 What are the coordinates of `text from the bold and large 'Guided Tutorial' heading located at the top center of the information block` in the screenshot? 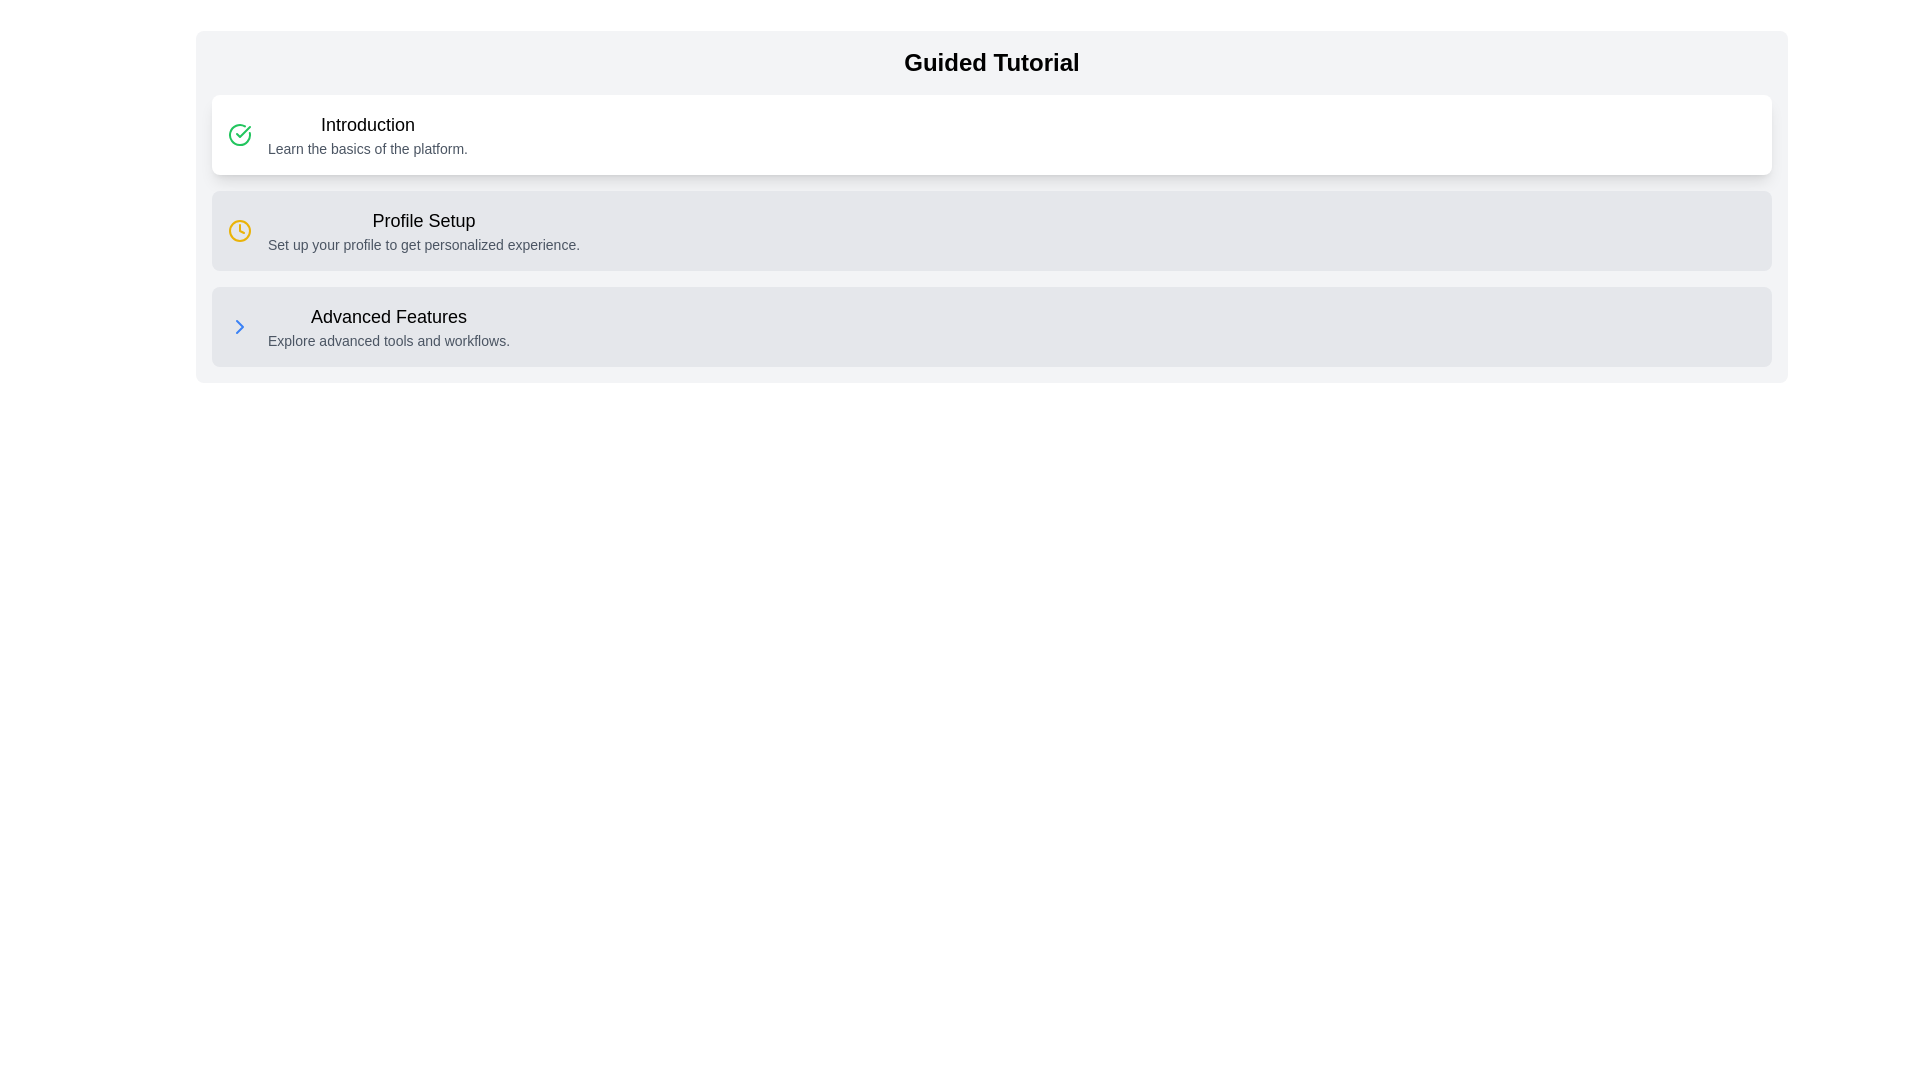 It's located at (992, 61).